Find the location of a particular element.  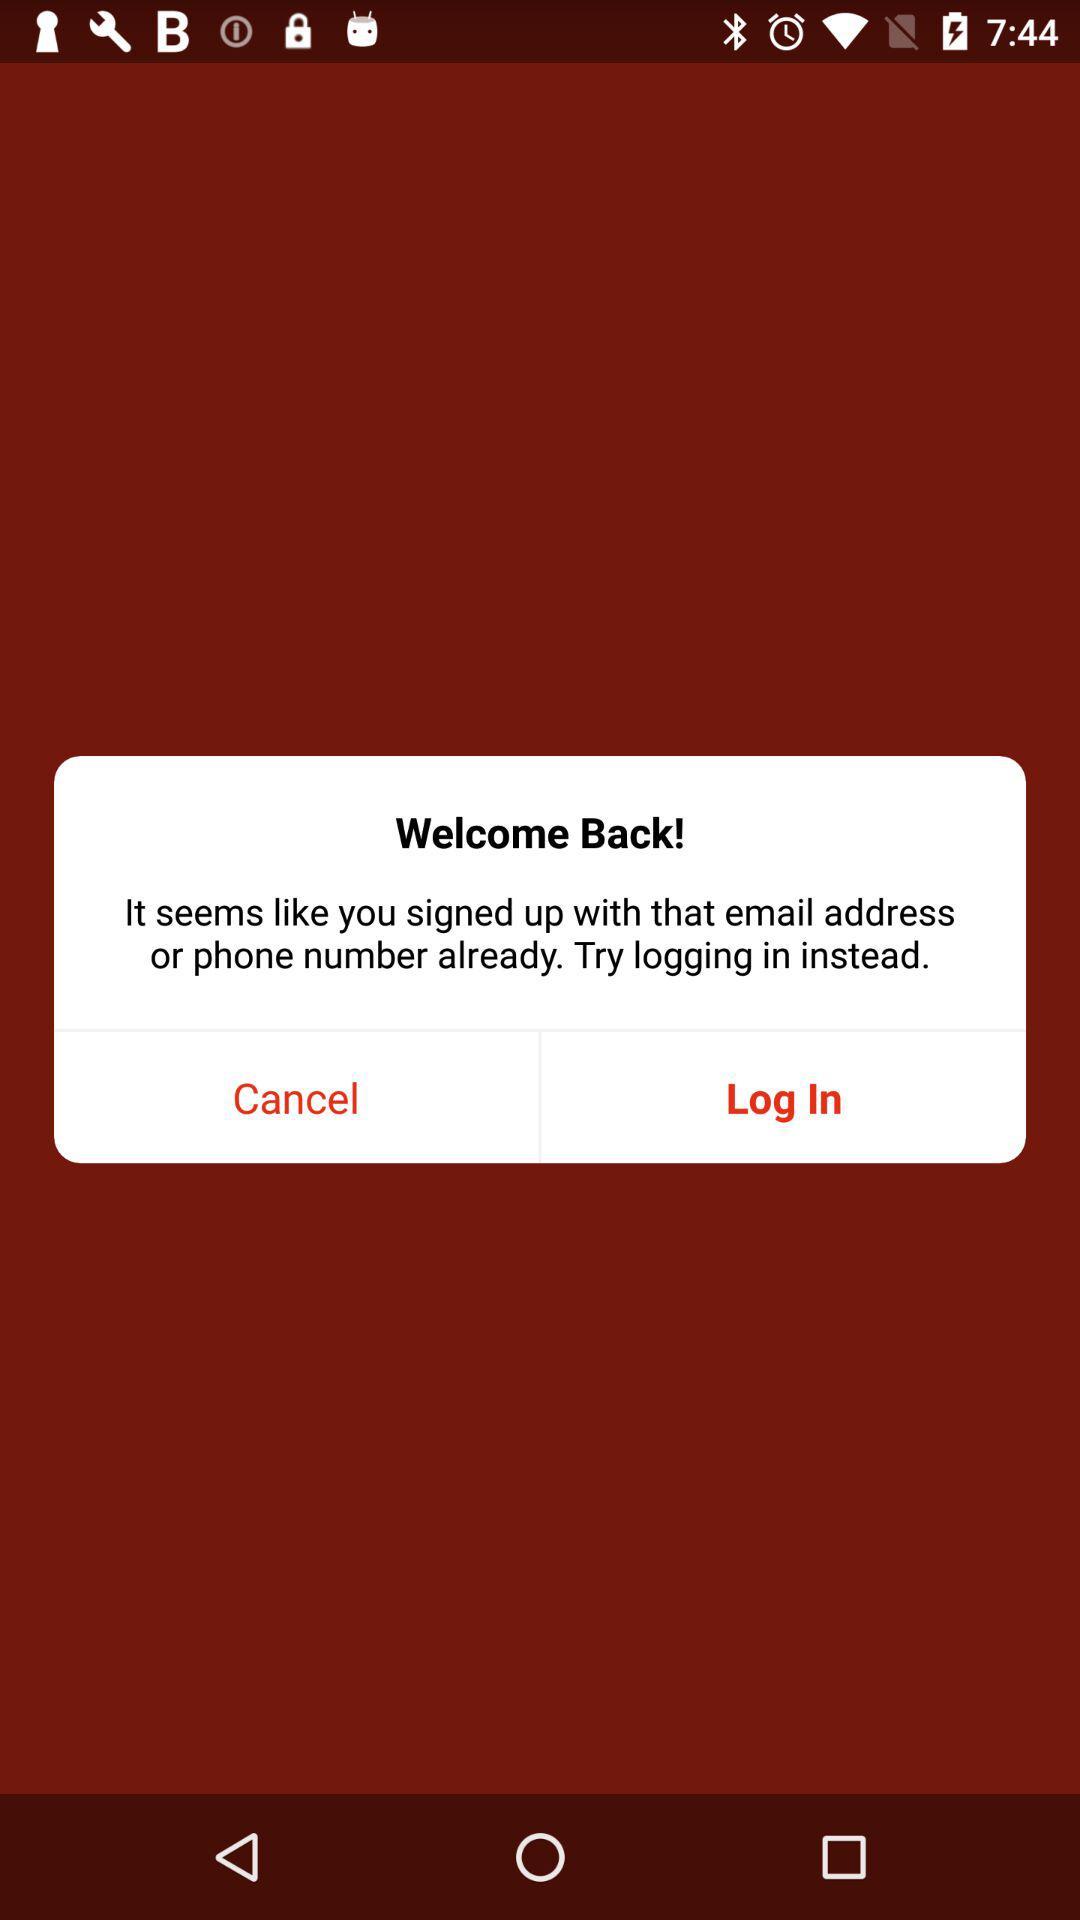

the log in is located at coordinates (782, 1096).